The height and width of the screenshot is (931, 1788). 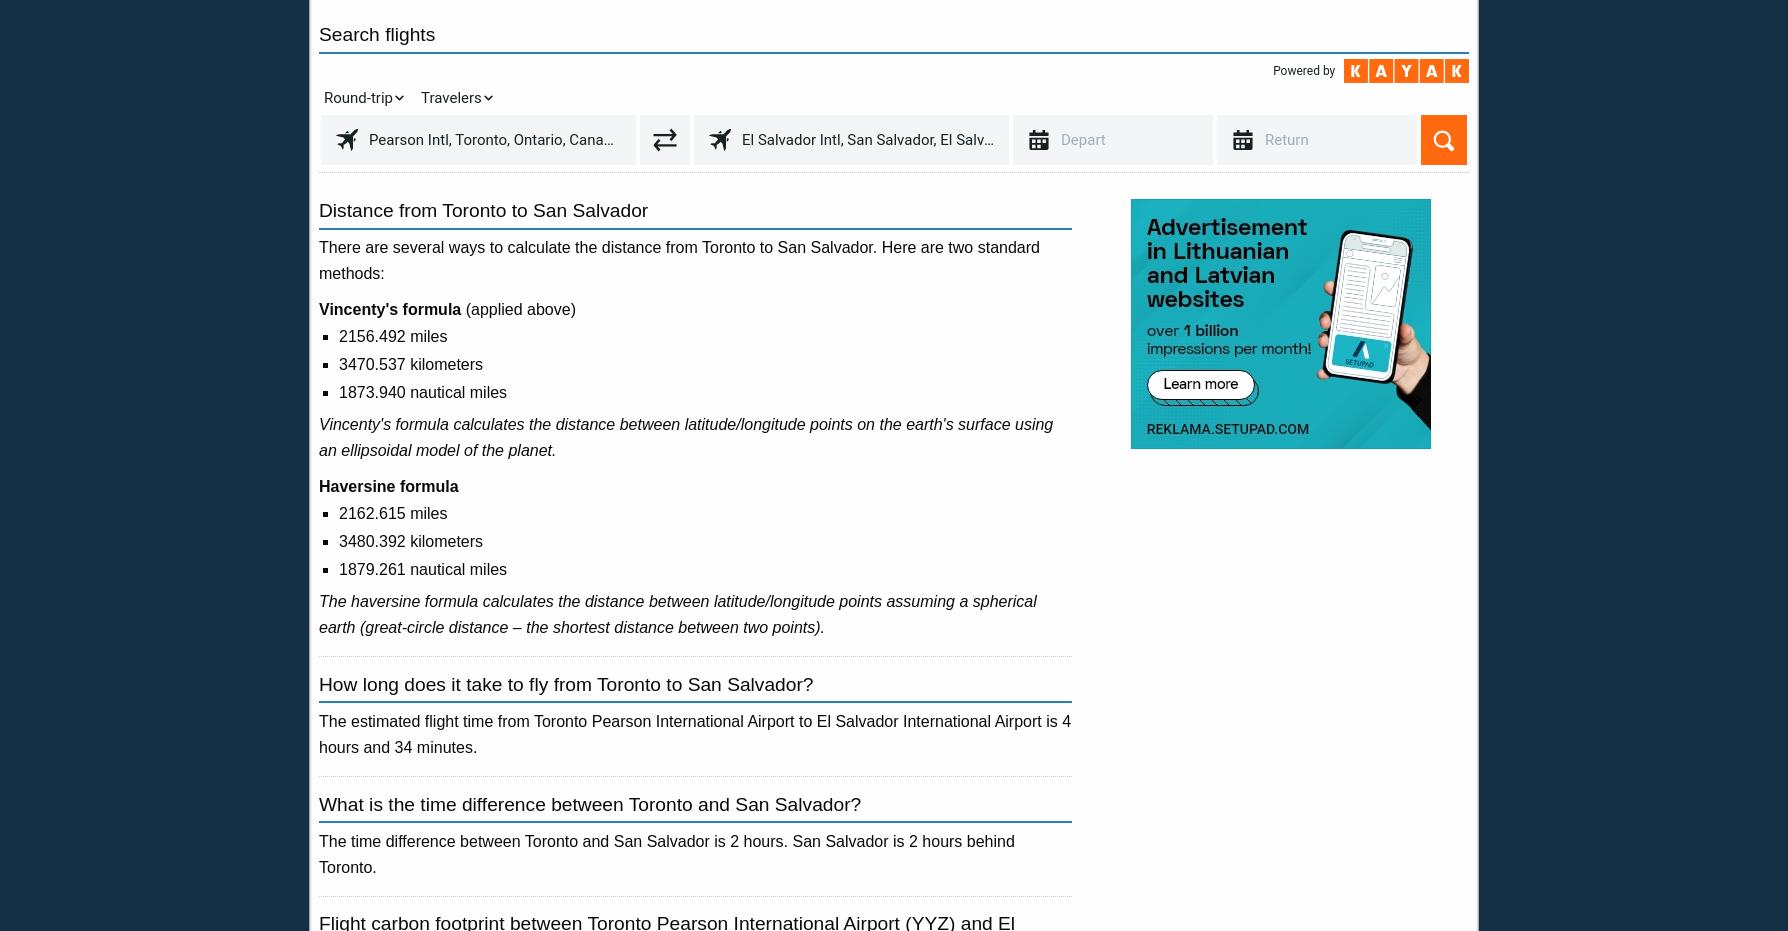 What do you see at coordinates (590, 802) in the screenshot?
I see `'What is the time difference between Toronto and San Salvador?'` at bounding box center [590, 802].